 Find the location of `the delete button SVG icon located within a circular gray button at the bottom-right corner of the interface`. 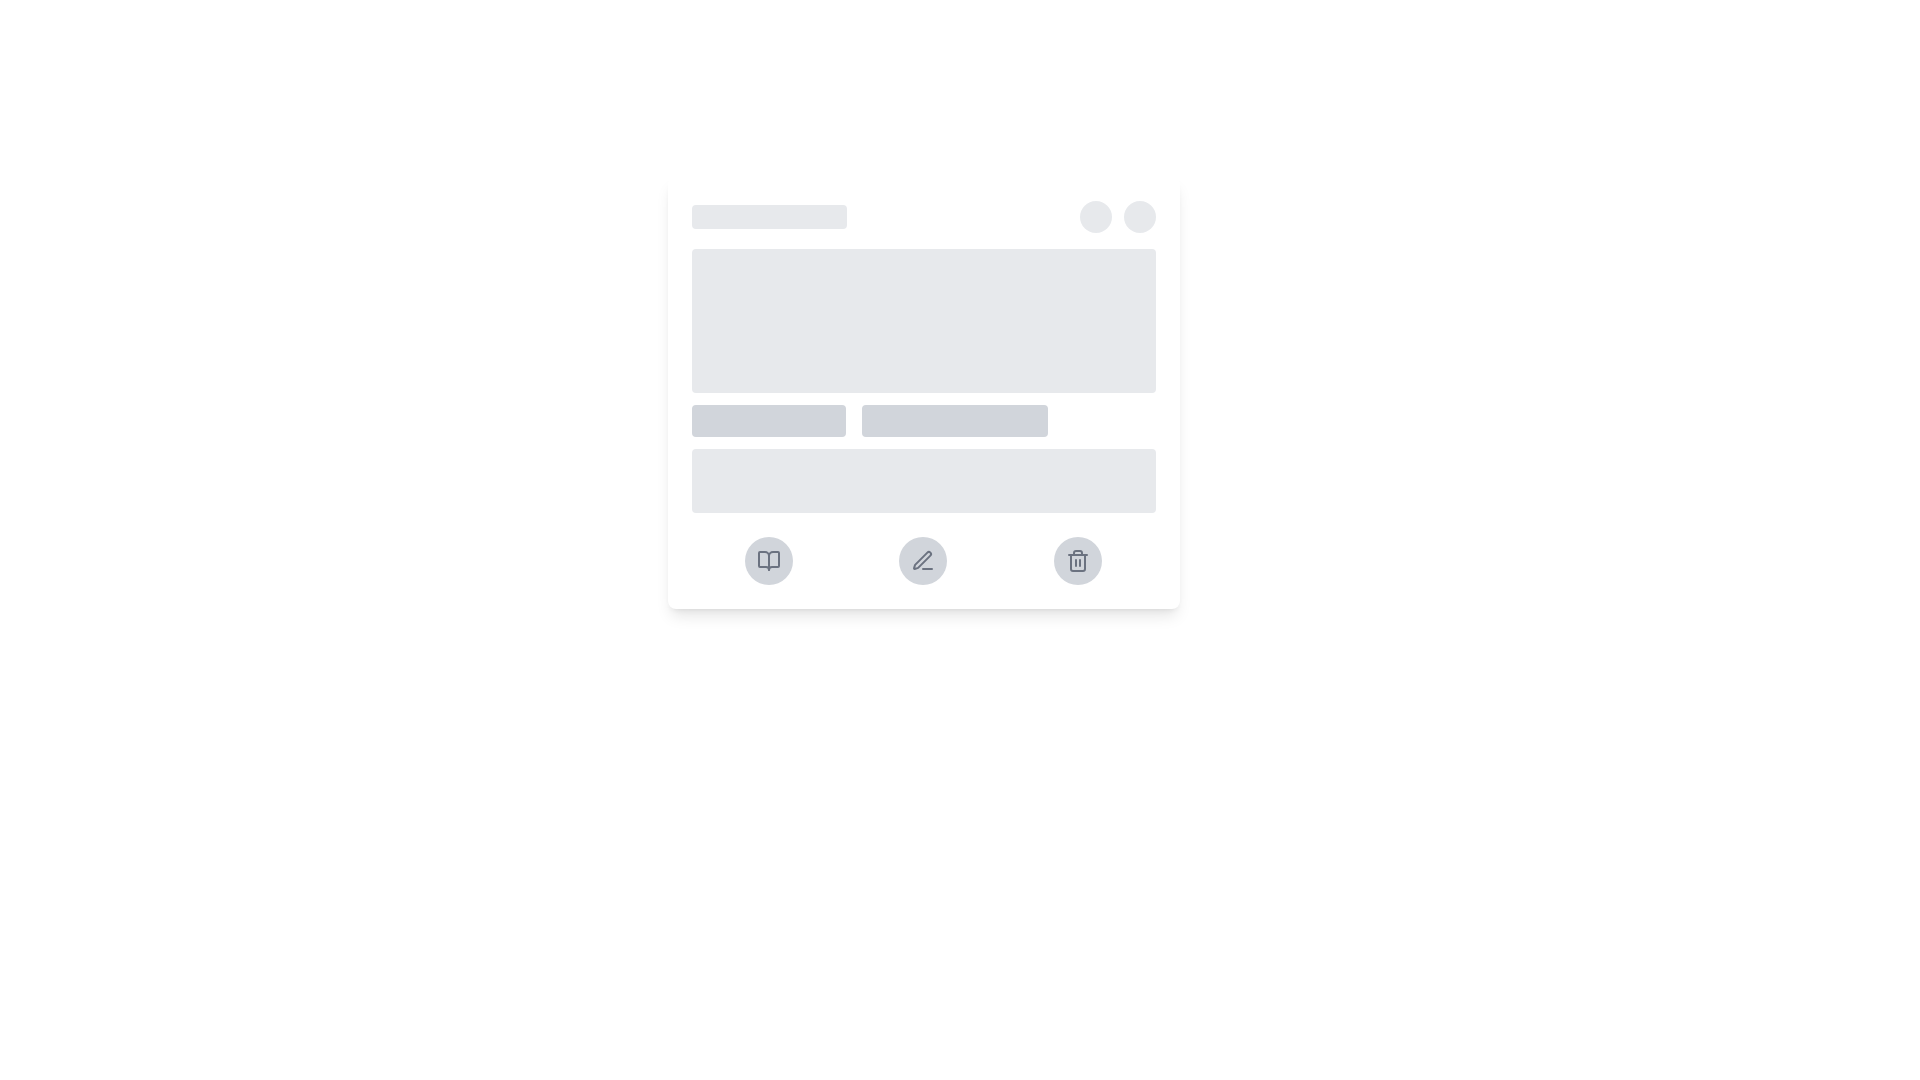

the delete button SVG icon located within a circular gray button at the bottom-right corner of the interface is located at coordinates (1077, 560).